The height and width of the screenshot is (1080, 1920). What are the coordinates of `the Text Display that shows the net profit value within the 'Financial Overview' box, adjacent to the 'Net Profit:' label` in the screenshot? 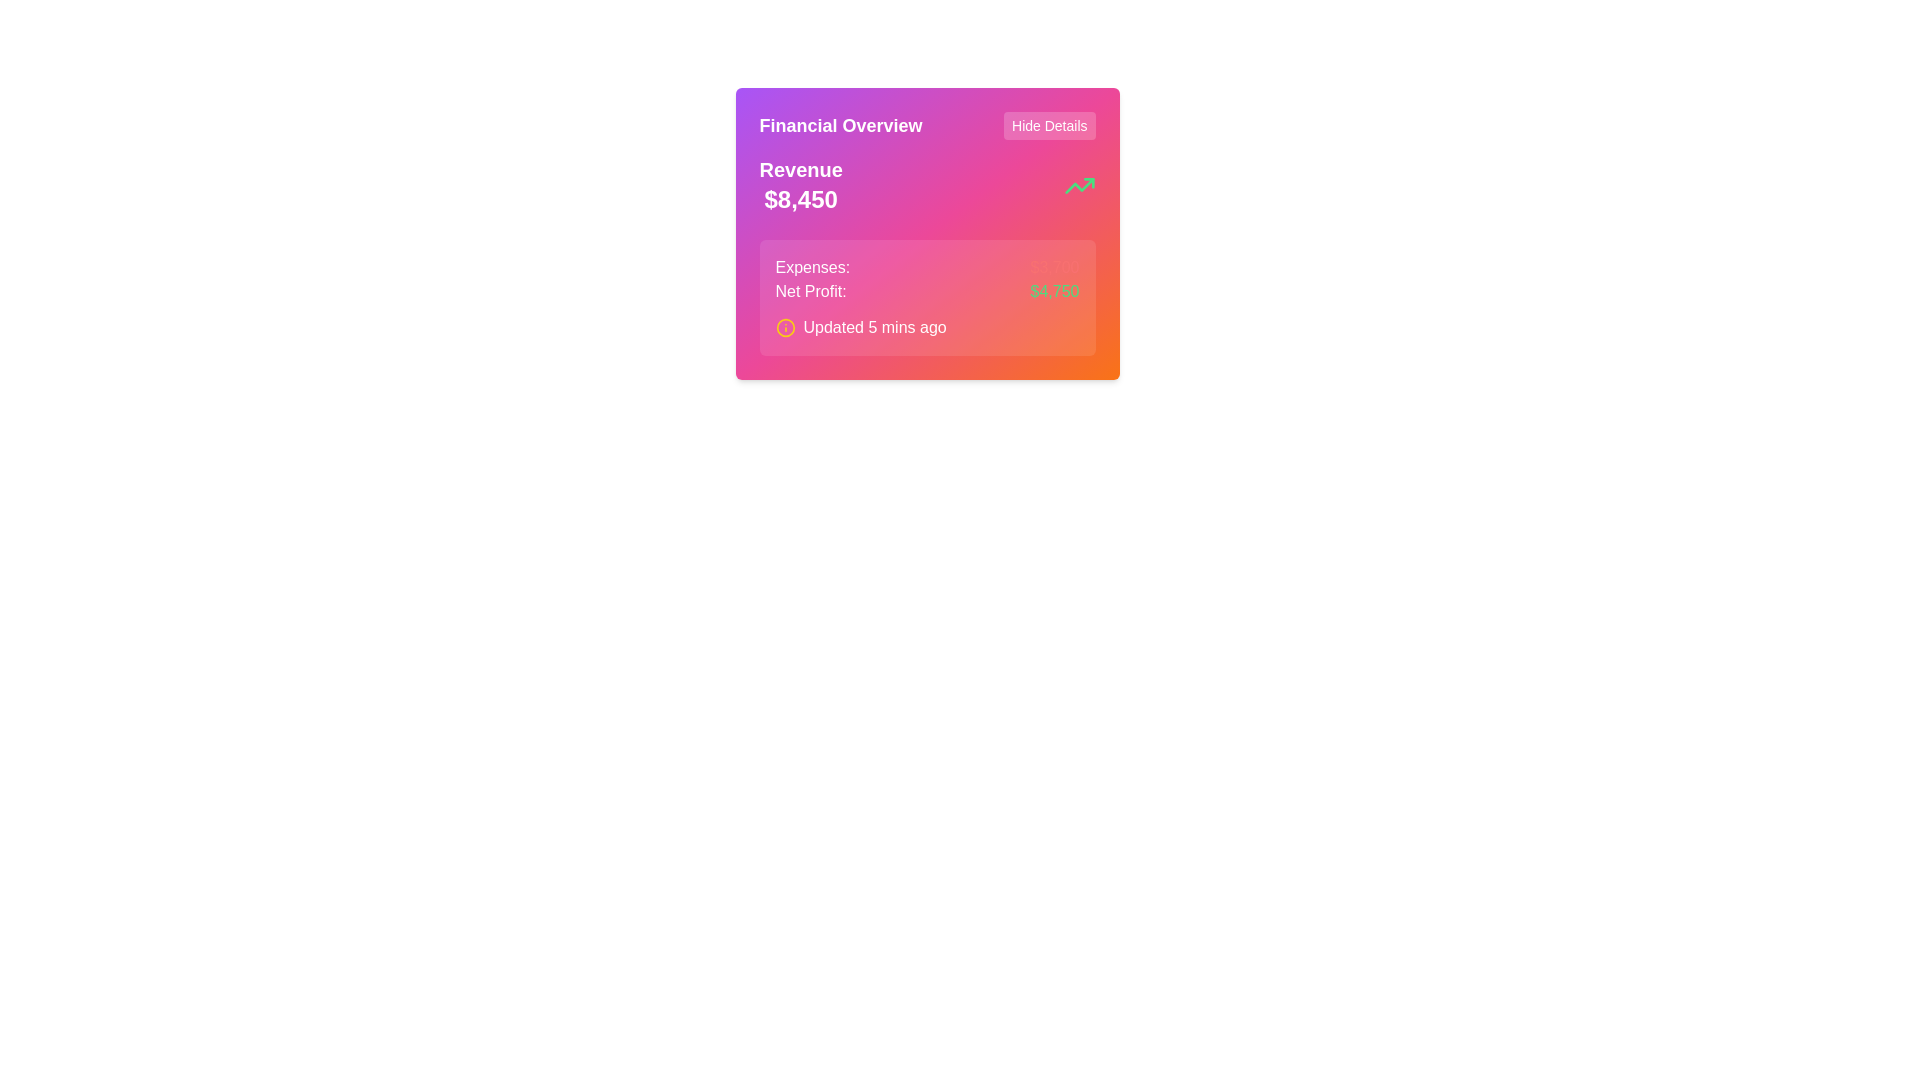 It's located at (1054, 292).